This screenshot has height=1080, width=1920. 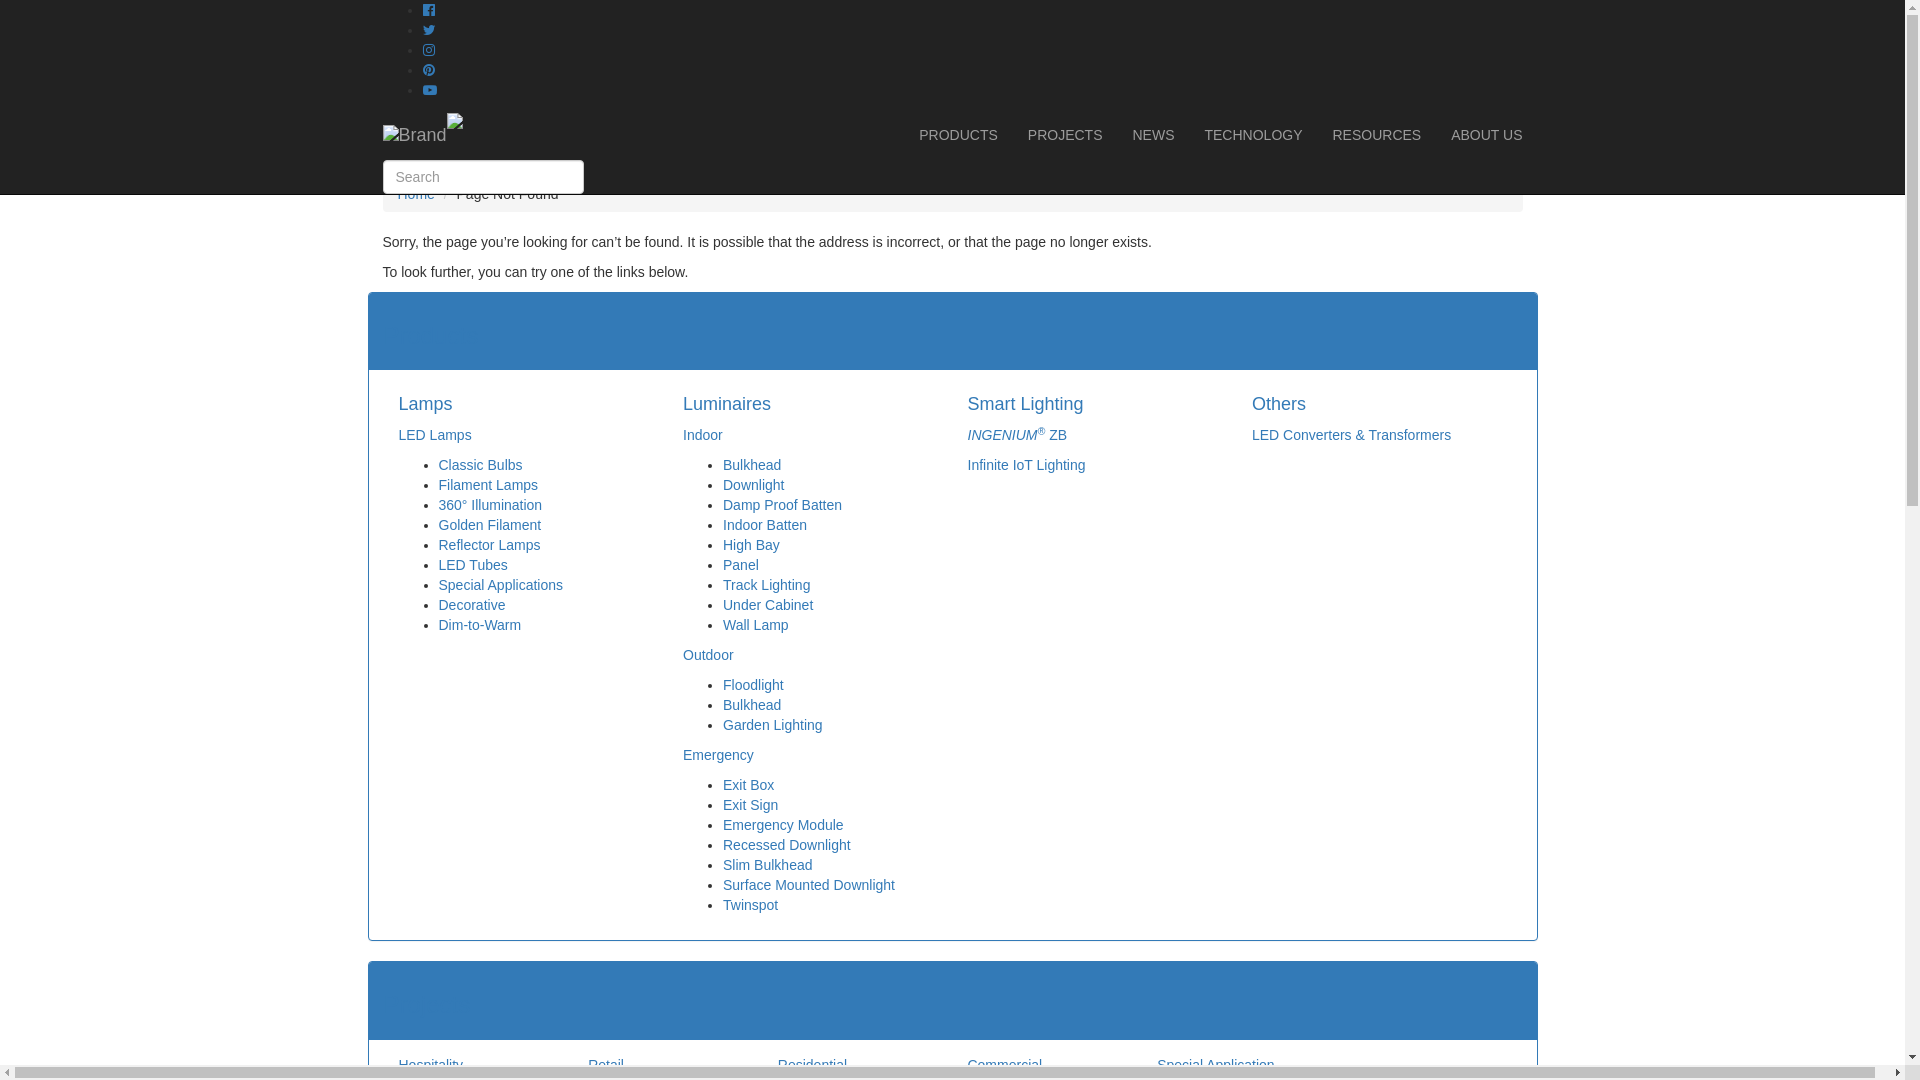 What do you see at coordinates (957, 135) in the screenshot?
I see `'PRODUCTS'` at bounding box center [957, 135].